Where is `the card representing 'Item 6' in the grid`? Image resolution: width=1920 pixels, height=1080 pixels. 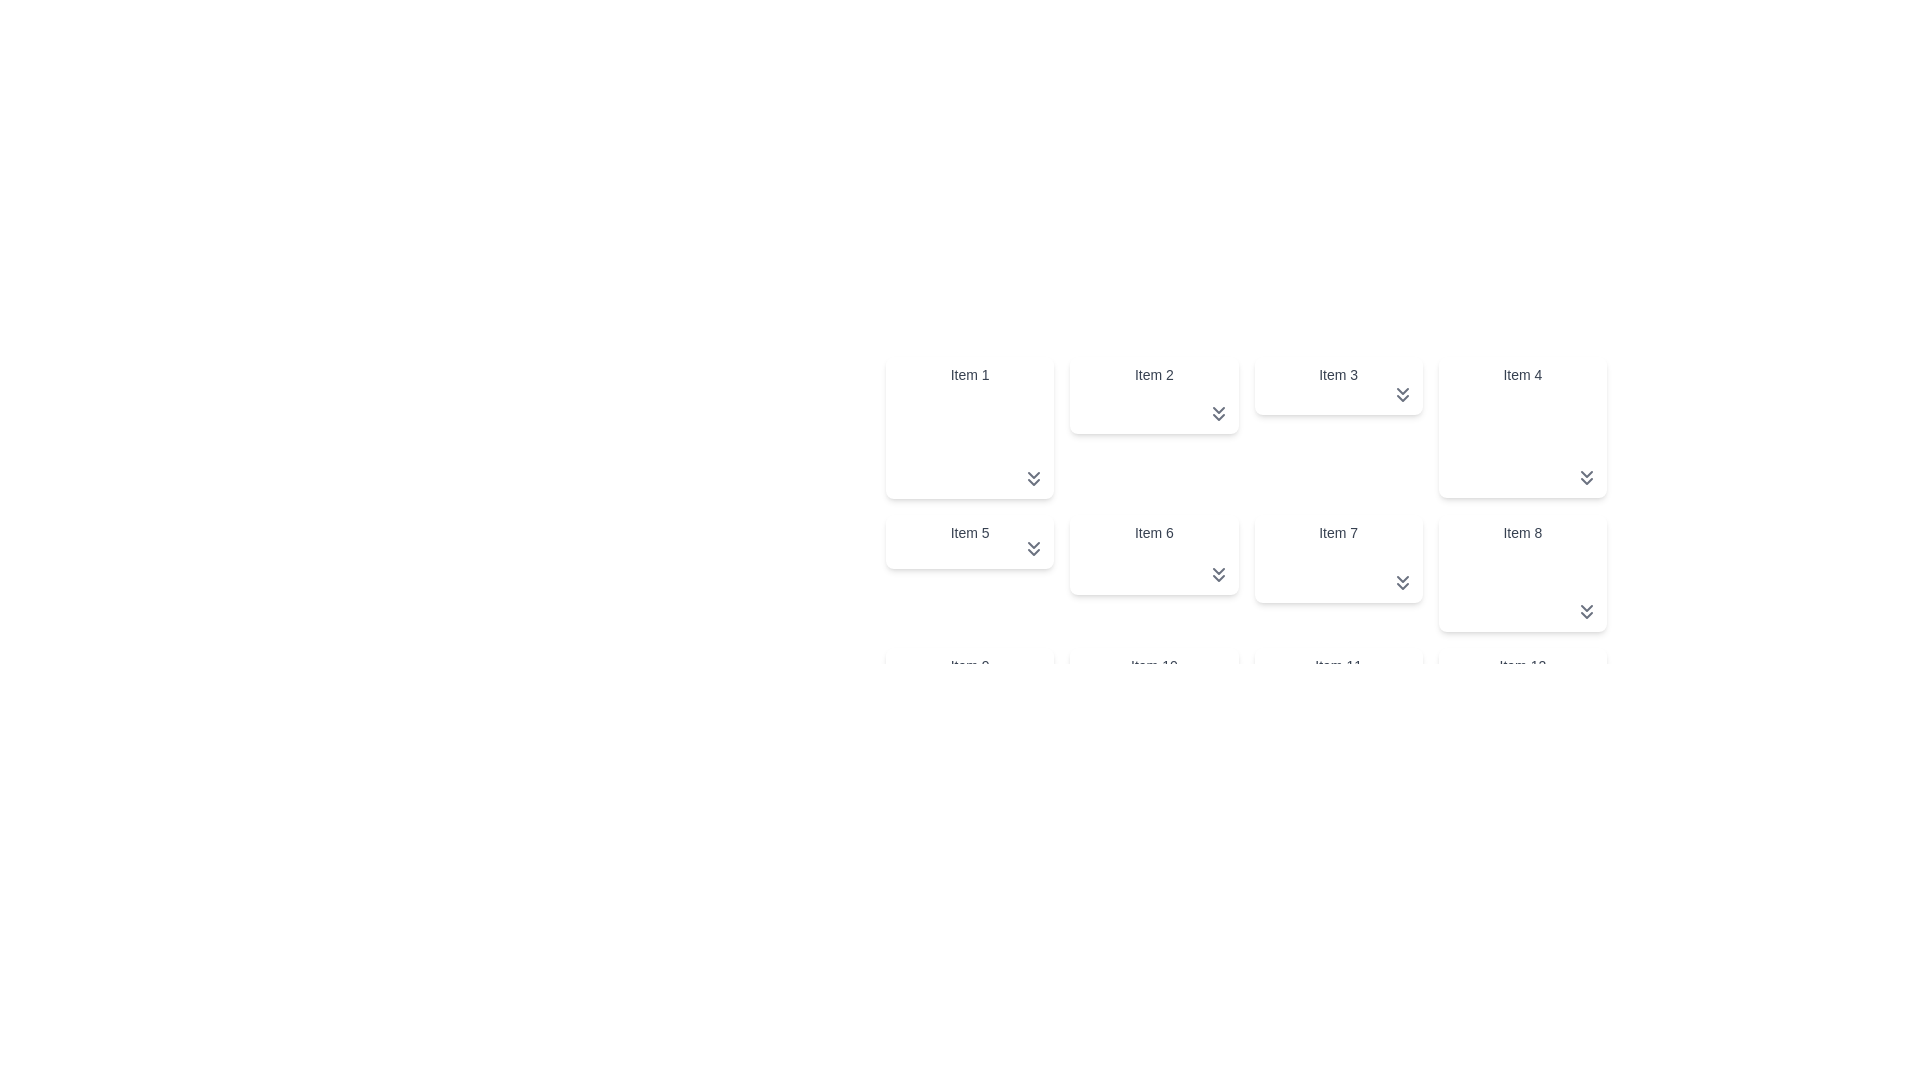
the card representing 'Item 6' in the grid is located at coordinates (1154, 555).